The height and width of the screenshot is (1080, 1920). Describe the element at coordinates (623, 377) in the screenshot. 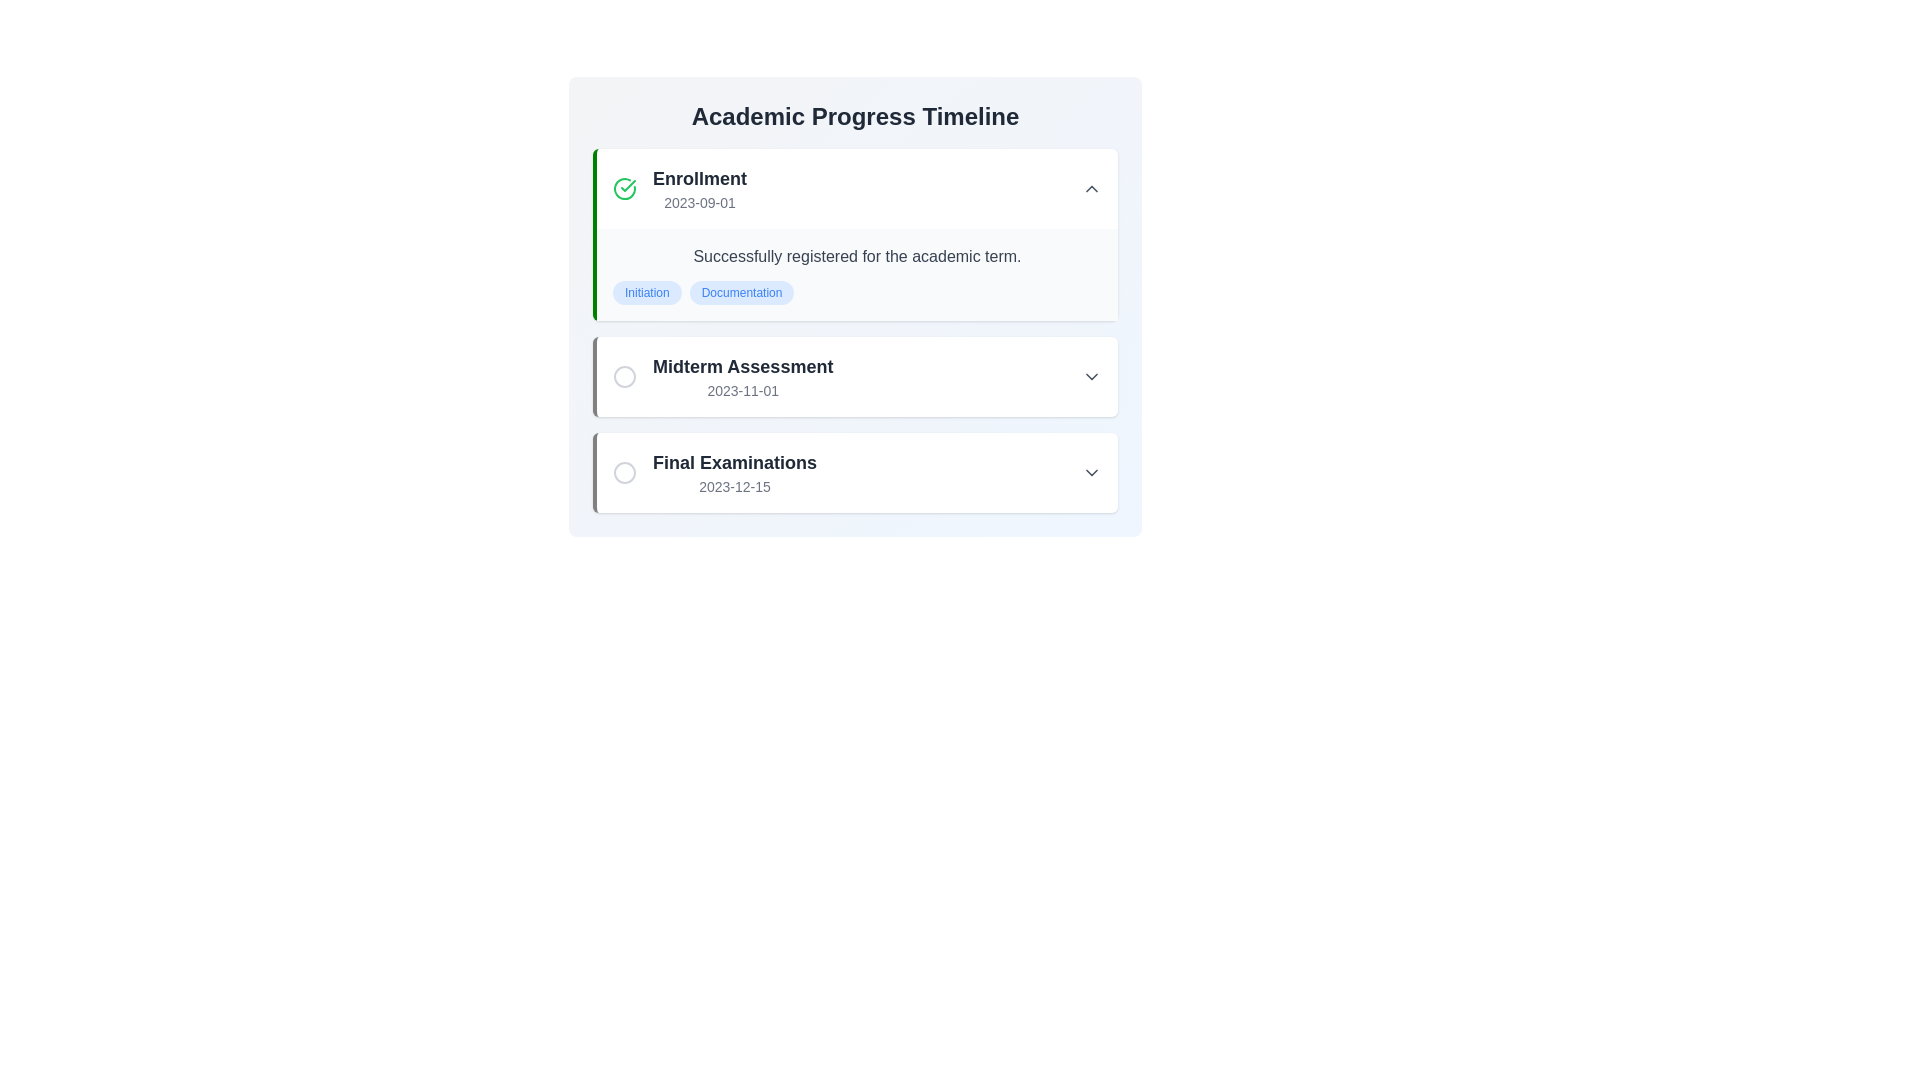

I see `the circular graphic icon representing the 'Midterm Assessment' item in the timeline, which is located in the second panel of the list` at that location.